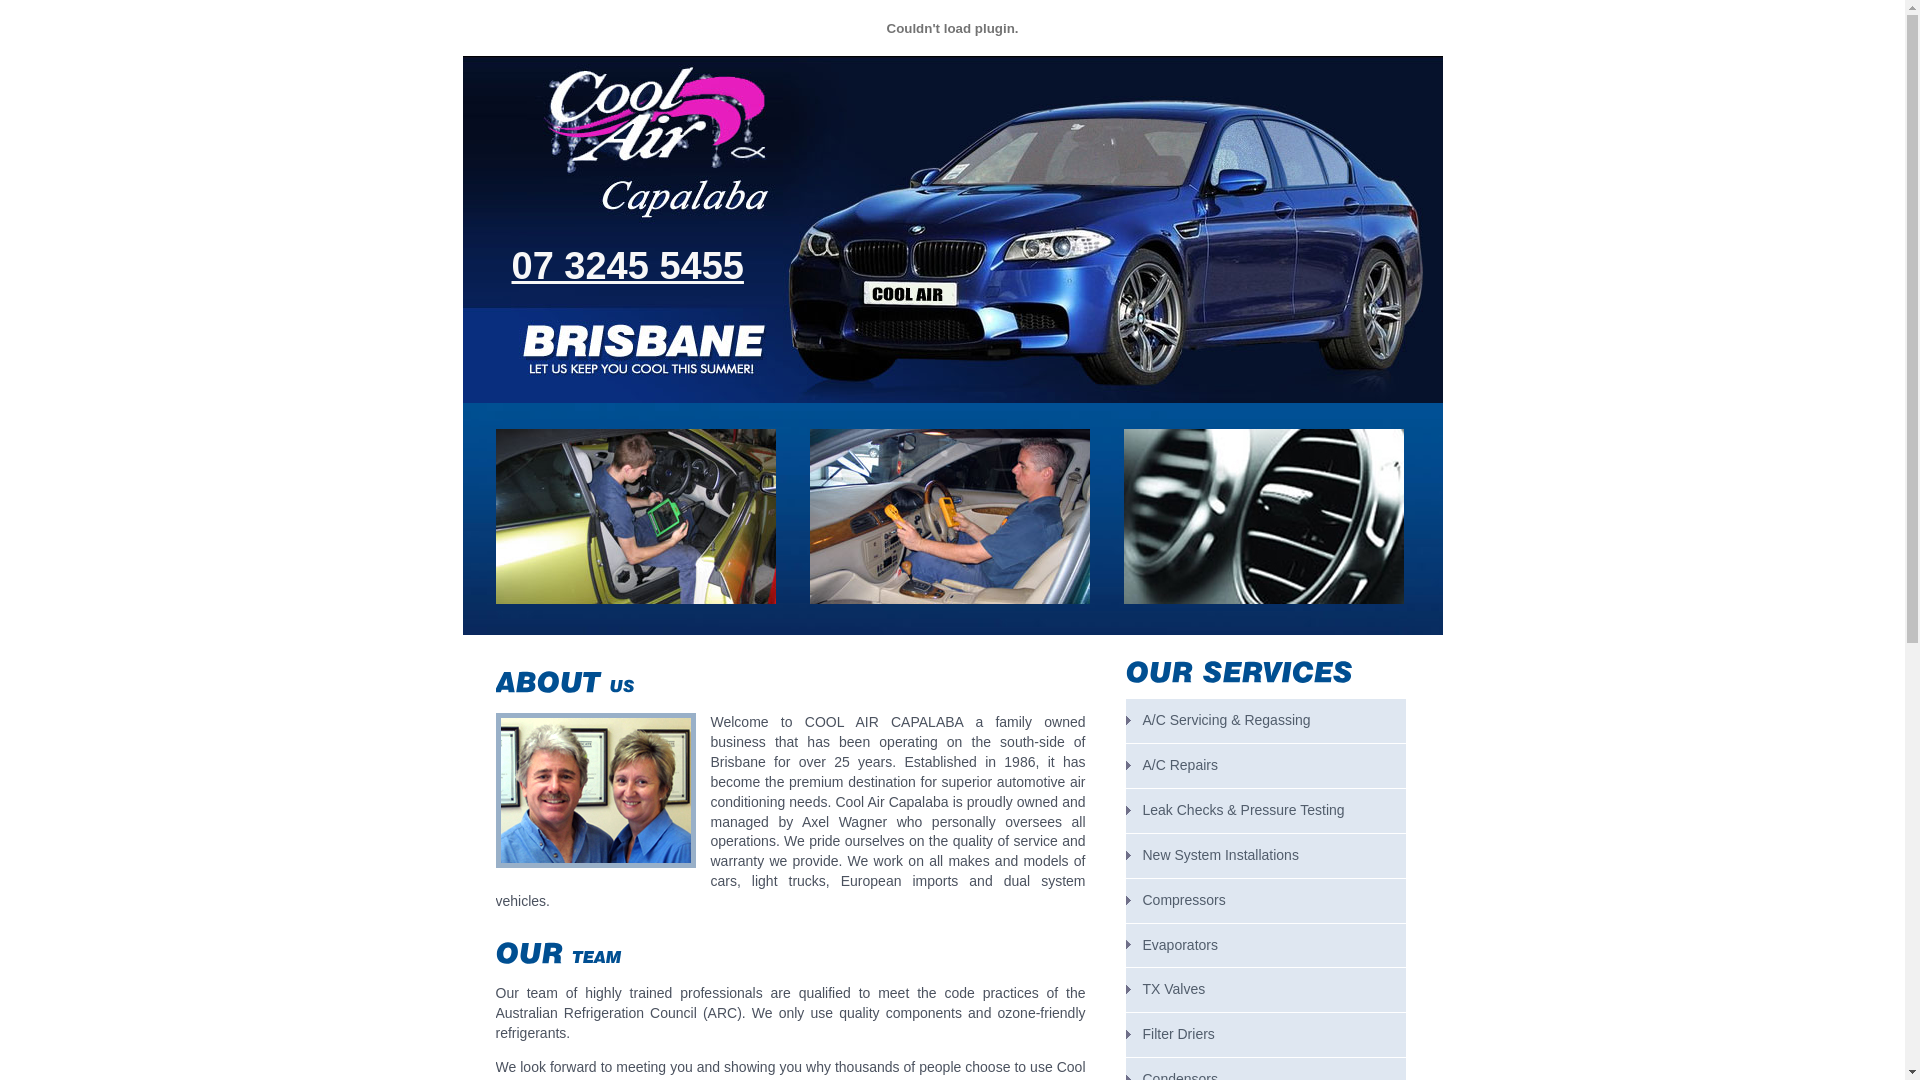 This screenshot has height=1080, width=1920. I want to click on 'Leak Checks & Pressure Testing', so click(1265, 810).